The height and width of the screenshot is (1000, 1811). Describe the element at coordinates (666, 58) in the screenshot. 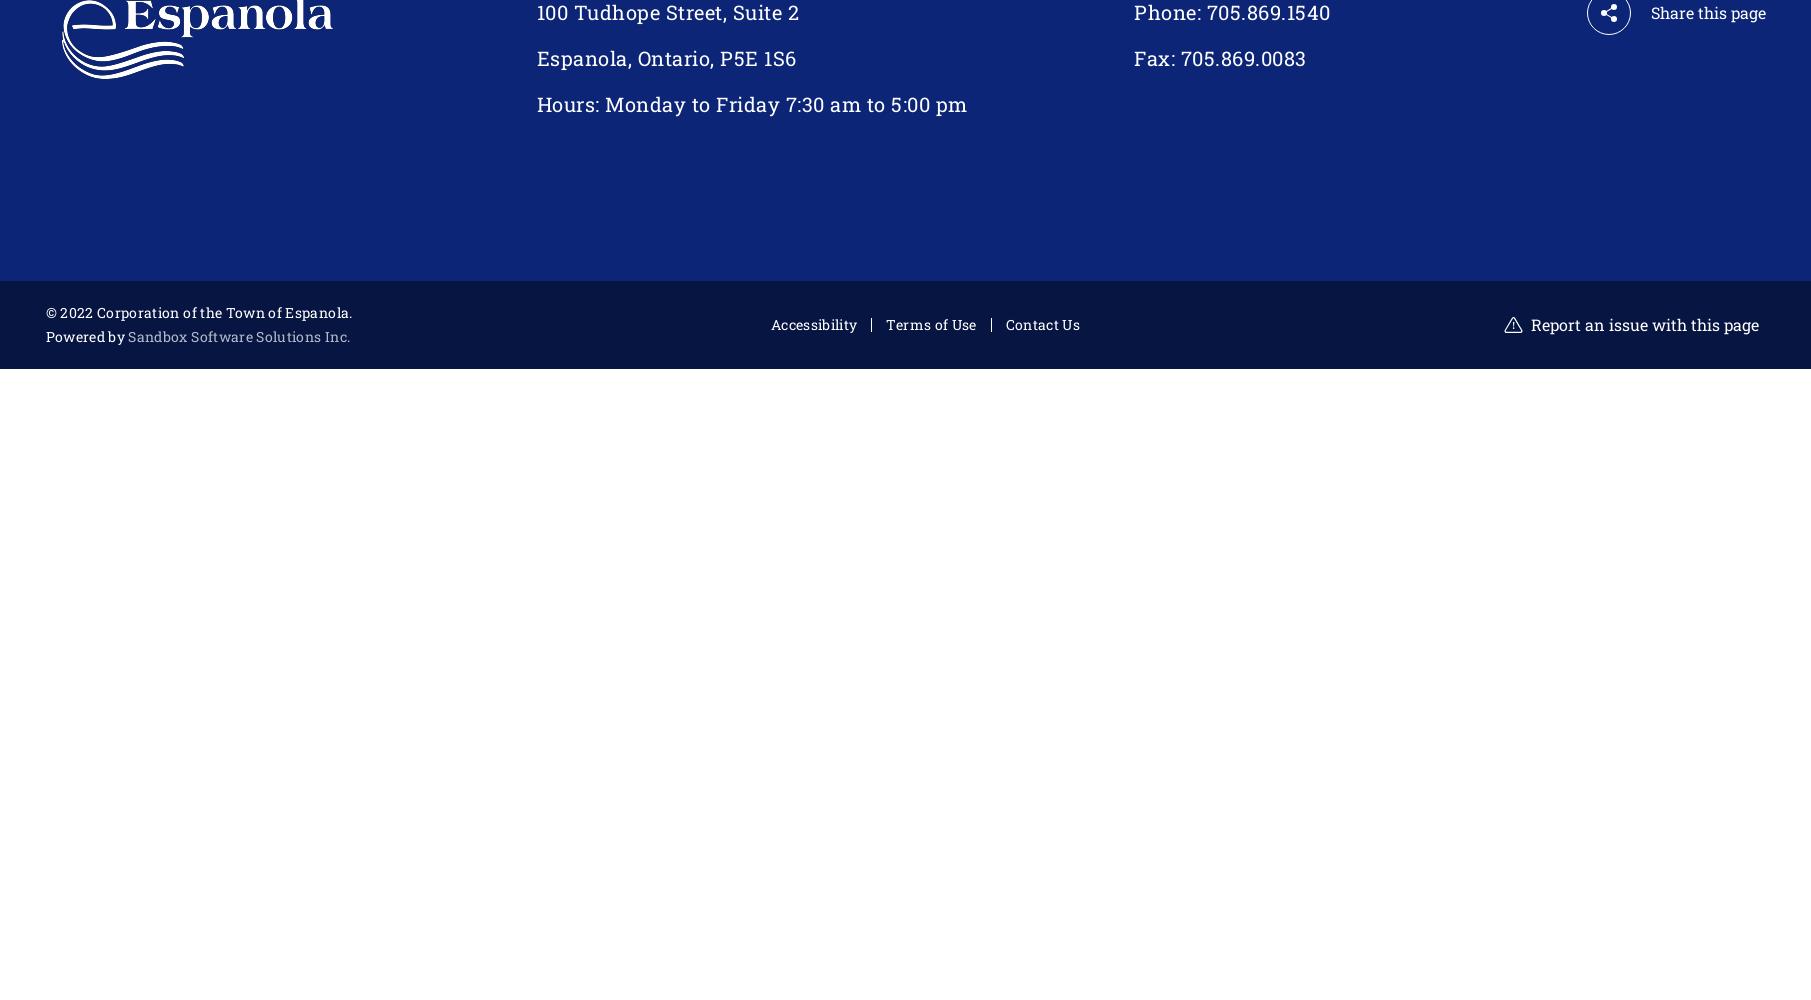

I see `'Espanola, Ontario, P5E 1S6'` at that location.